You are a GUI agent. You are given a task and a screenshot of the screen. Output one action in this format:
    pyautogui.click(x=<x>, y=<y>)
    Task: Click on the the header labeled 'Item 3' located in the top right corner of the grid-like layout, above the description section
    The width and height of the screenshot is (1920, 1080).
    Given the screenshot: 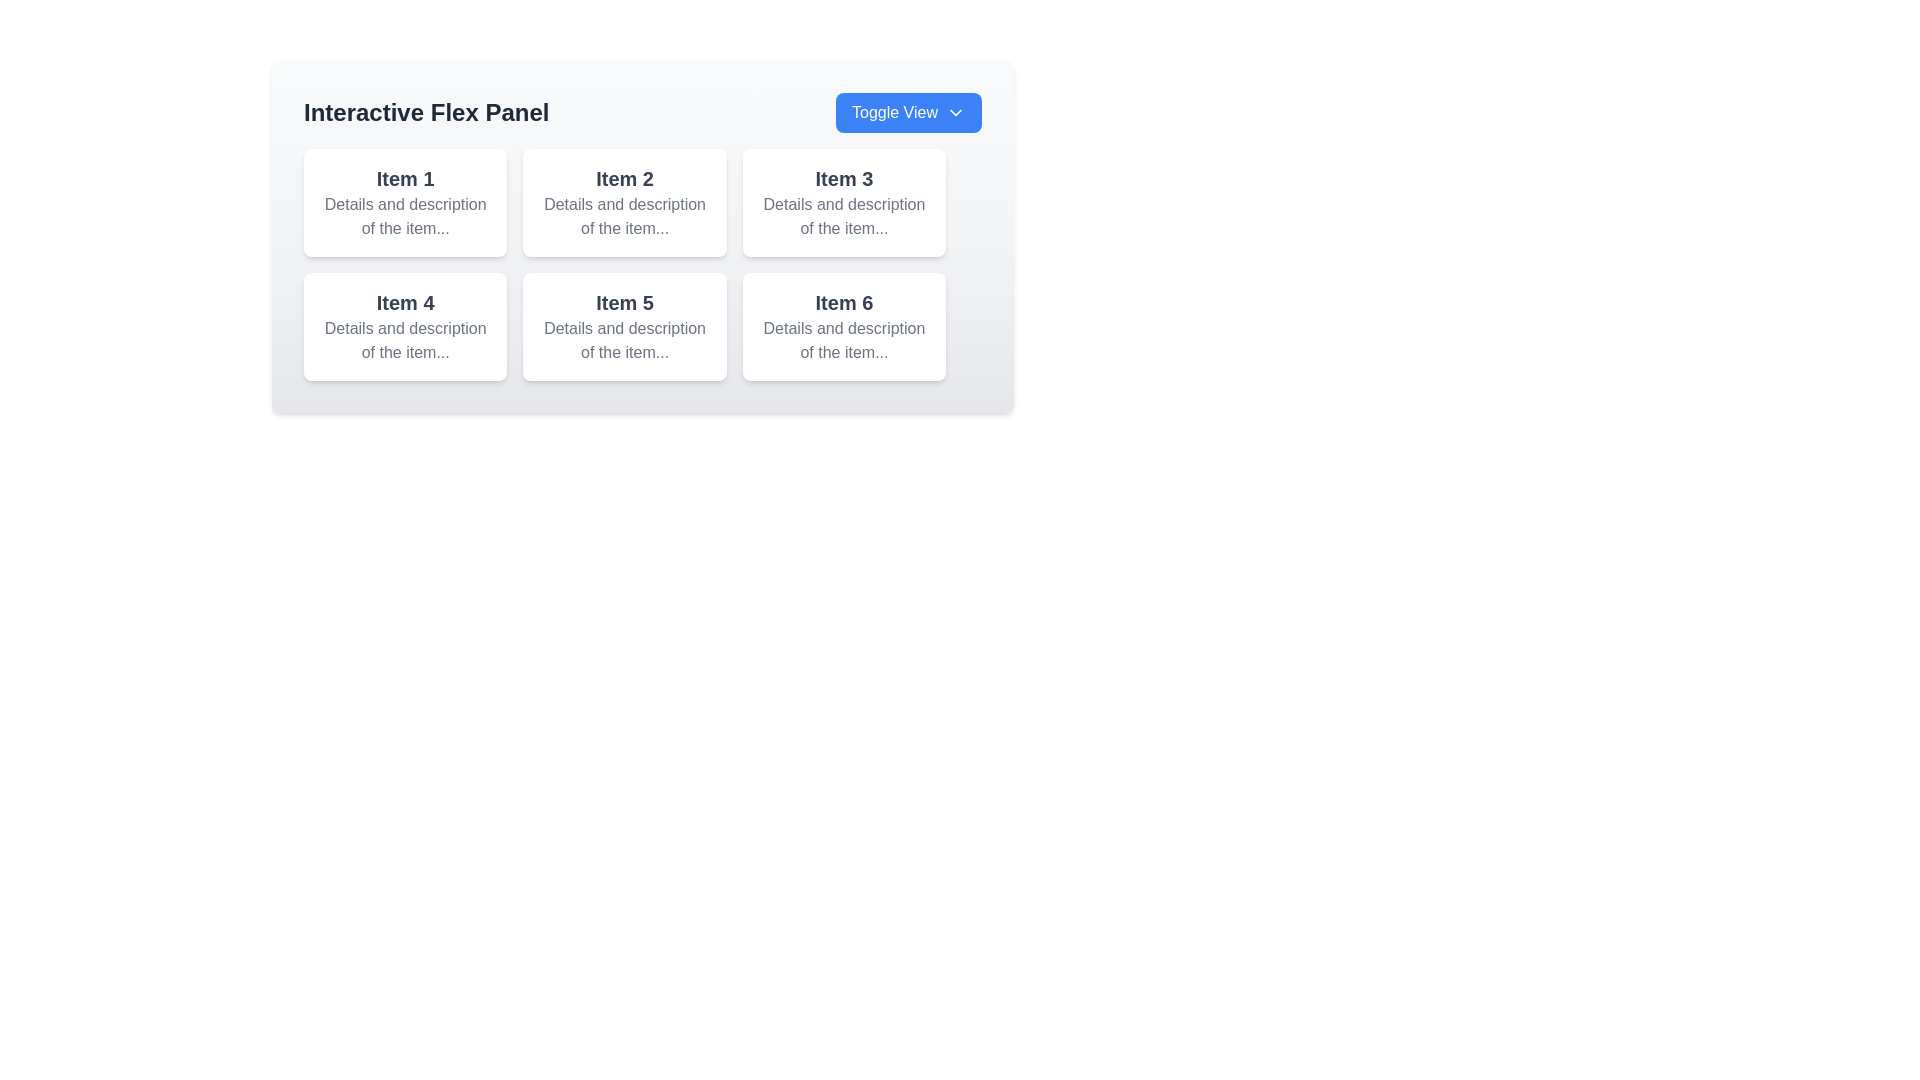 What is the action you would take?
    pyautogui.click(x=844, y=177)
    